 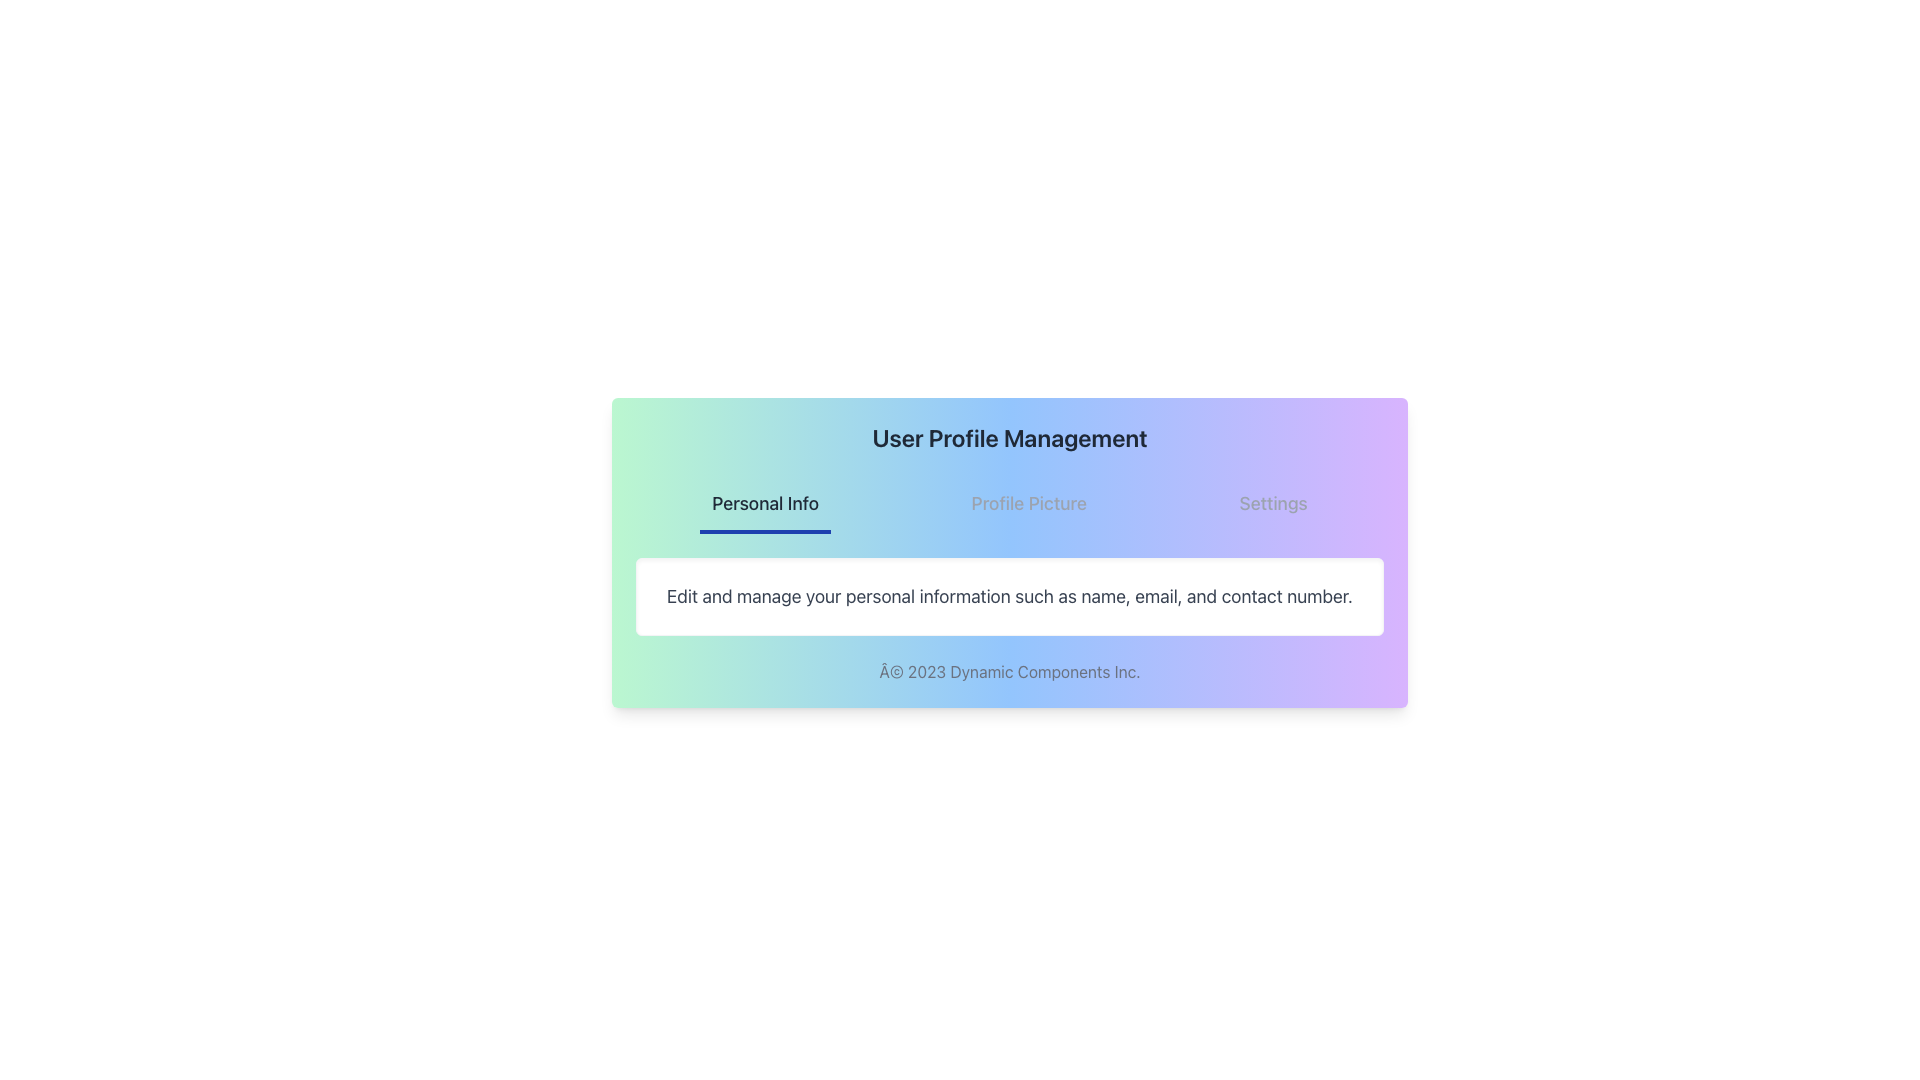 I want to click on the 'Personal Info' button, which is the first tab in the horizontal navigation menu and has a blue underline indicating it is active, so click(x=764, y=504).